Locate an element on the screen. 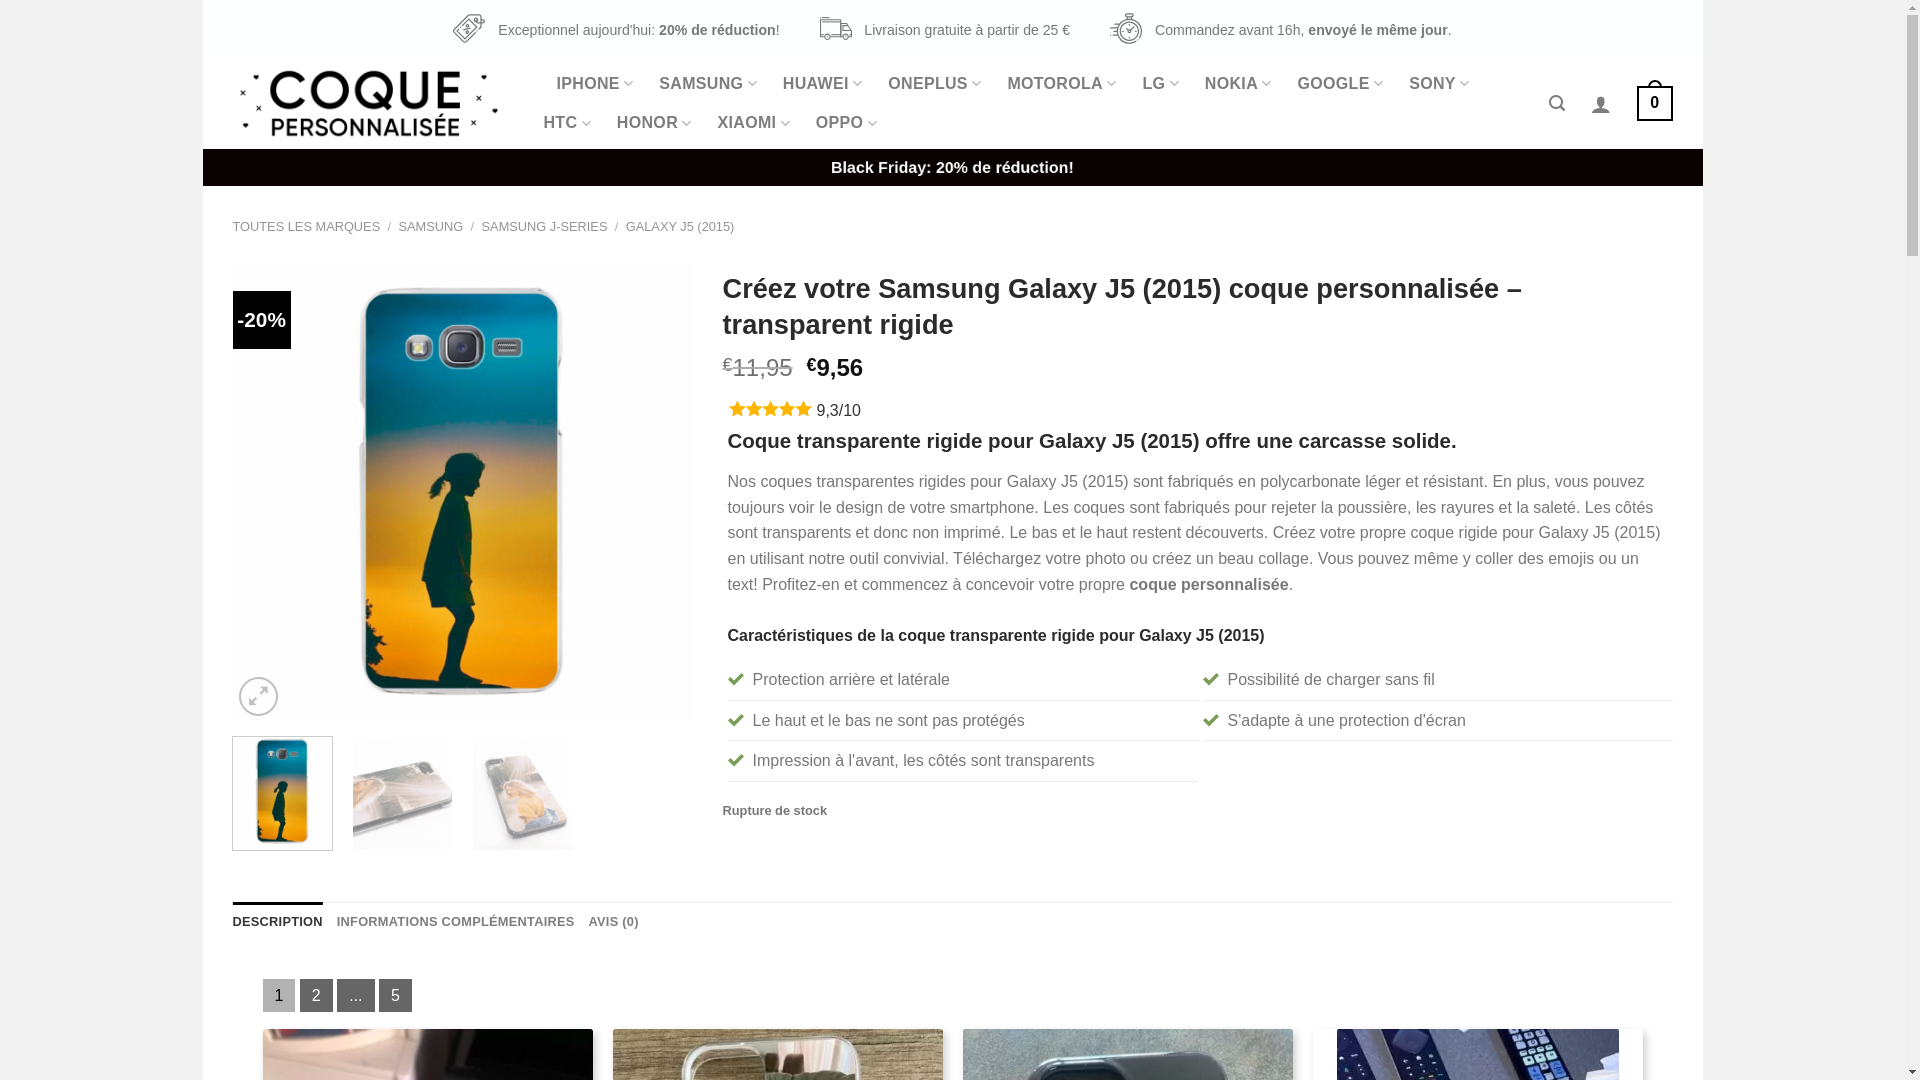  '0' is located at coordinates (1654, 103).